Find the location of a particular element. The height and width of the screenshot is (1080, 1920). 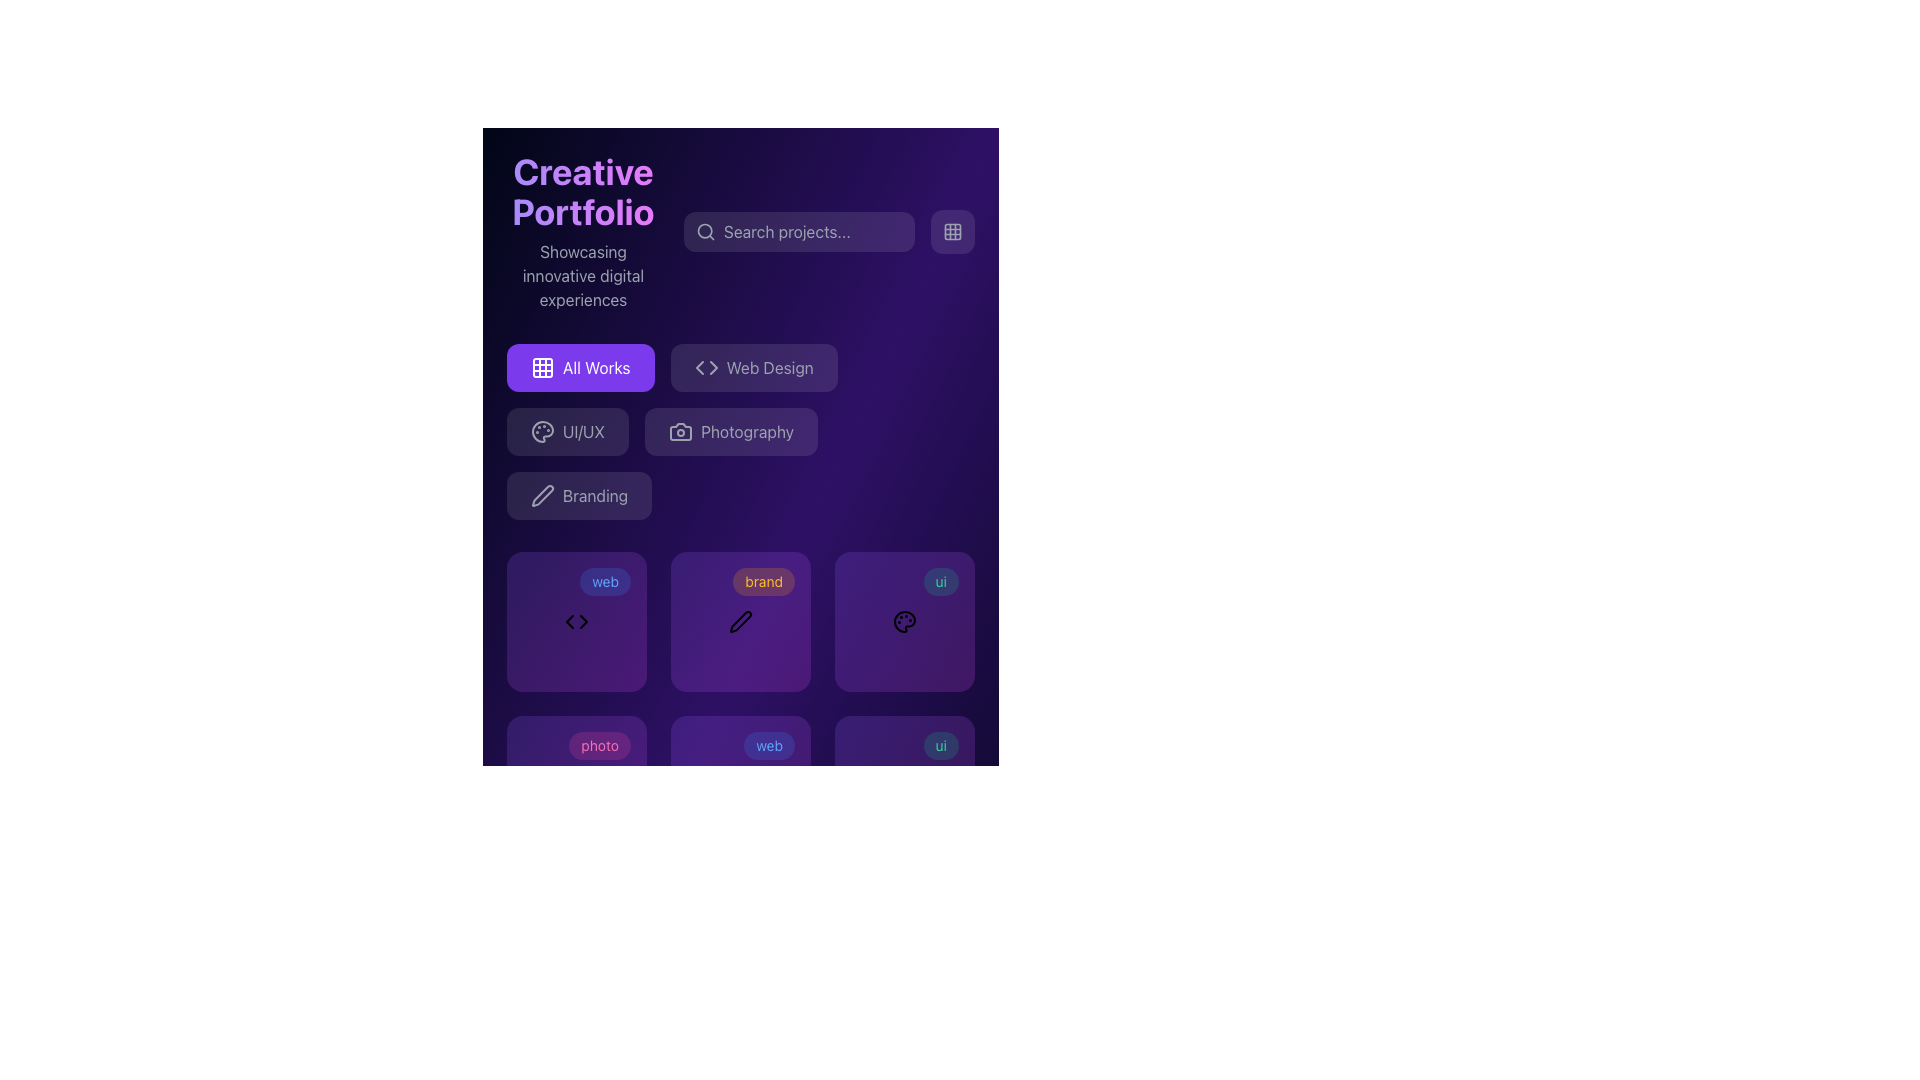

the 'Web Design' text label within the navigation button is located at coordinates (769, 367).